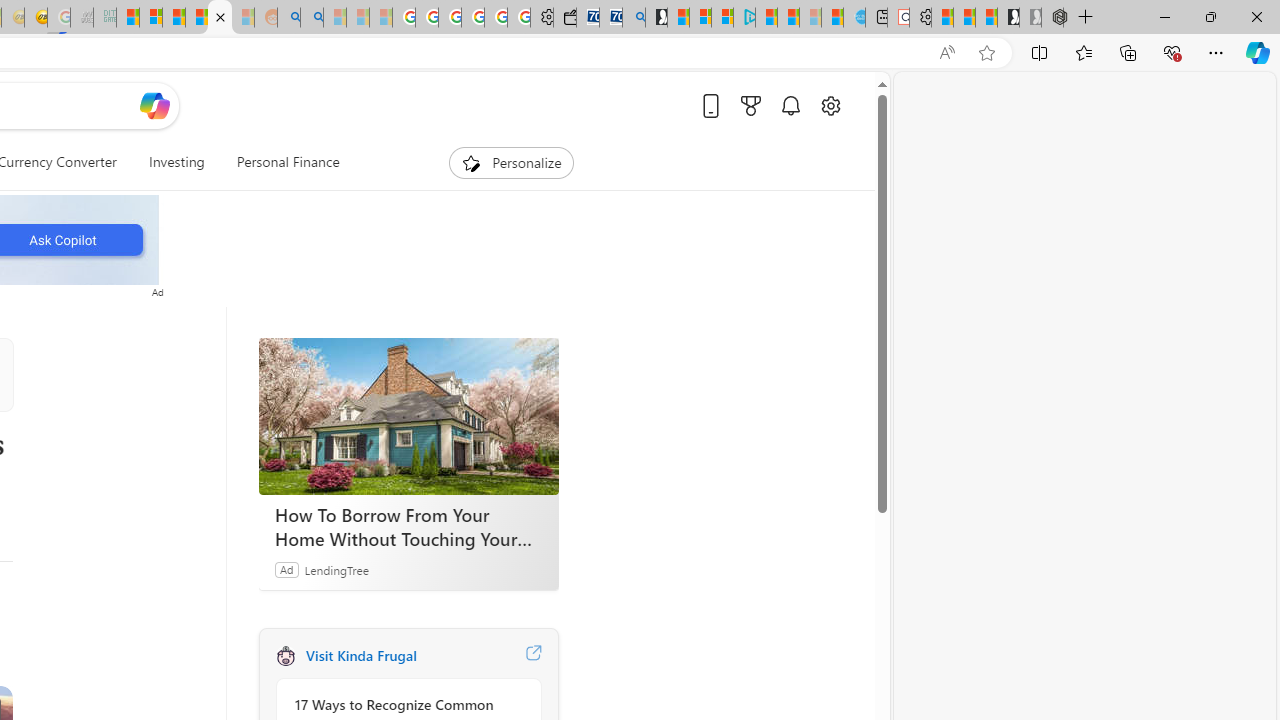 The height and width of the screenshot is (720, 1280). Describe the element at coordinates (533, 655) in the screenshot. I see `'Visit Kinda Frugal website'` at that location.